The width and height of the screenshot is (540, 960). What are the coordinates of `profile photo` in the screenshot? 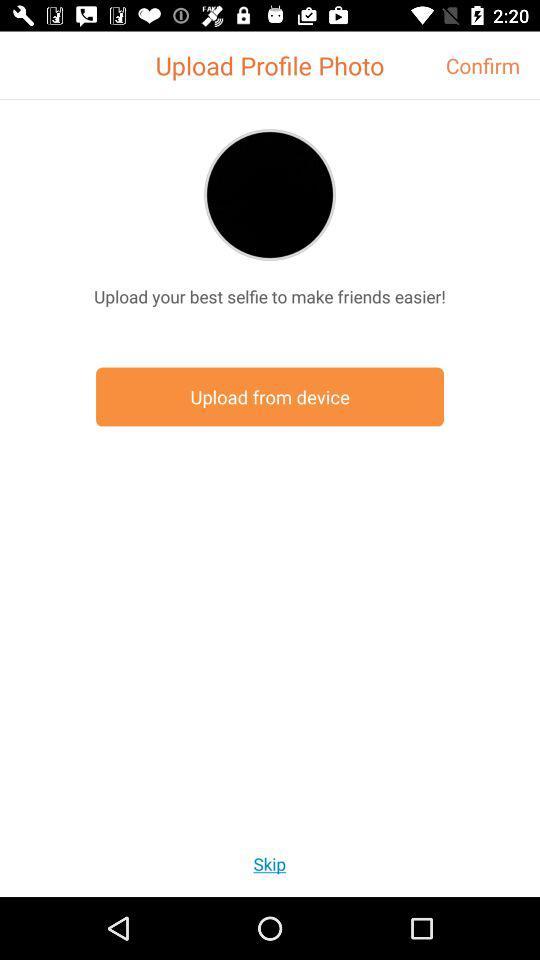 It's located at (270, 194).